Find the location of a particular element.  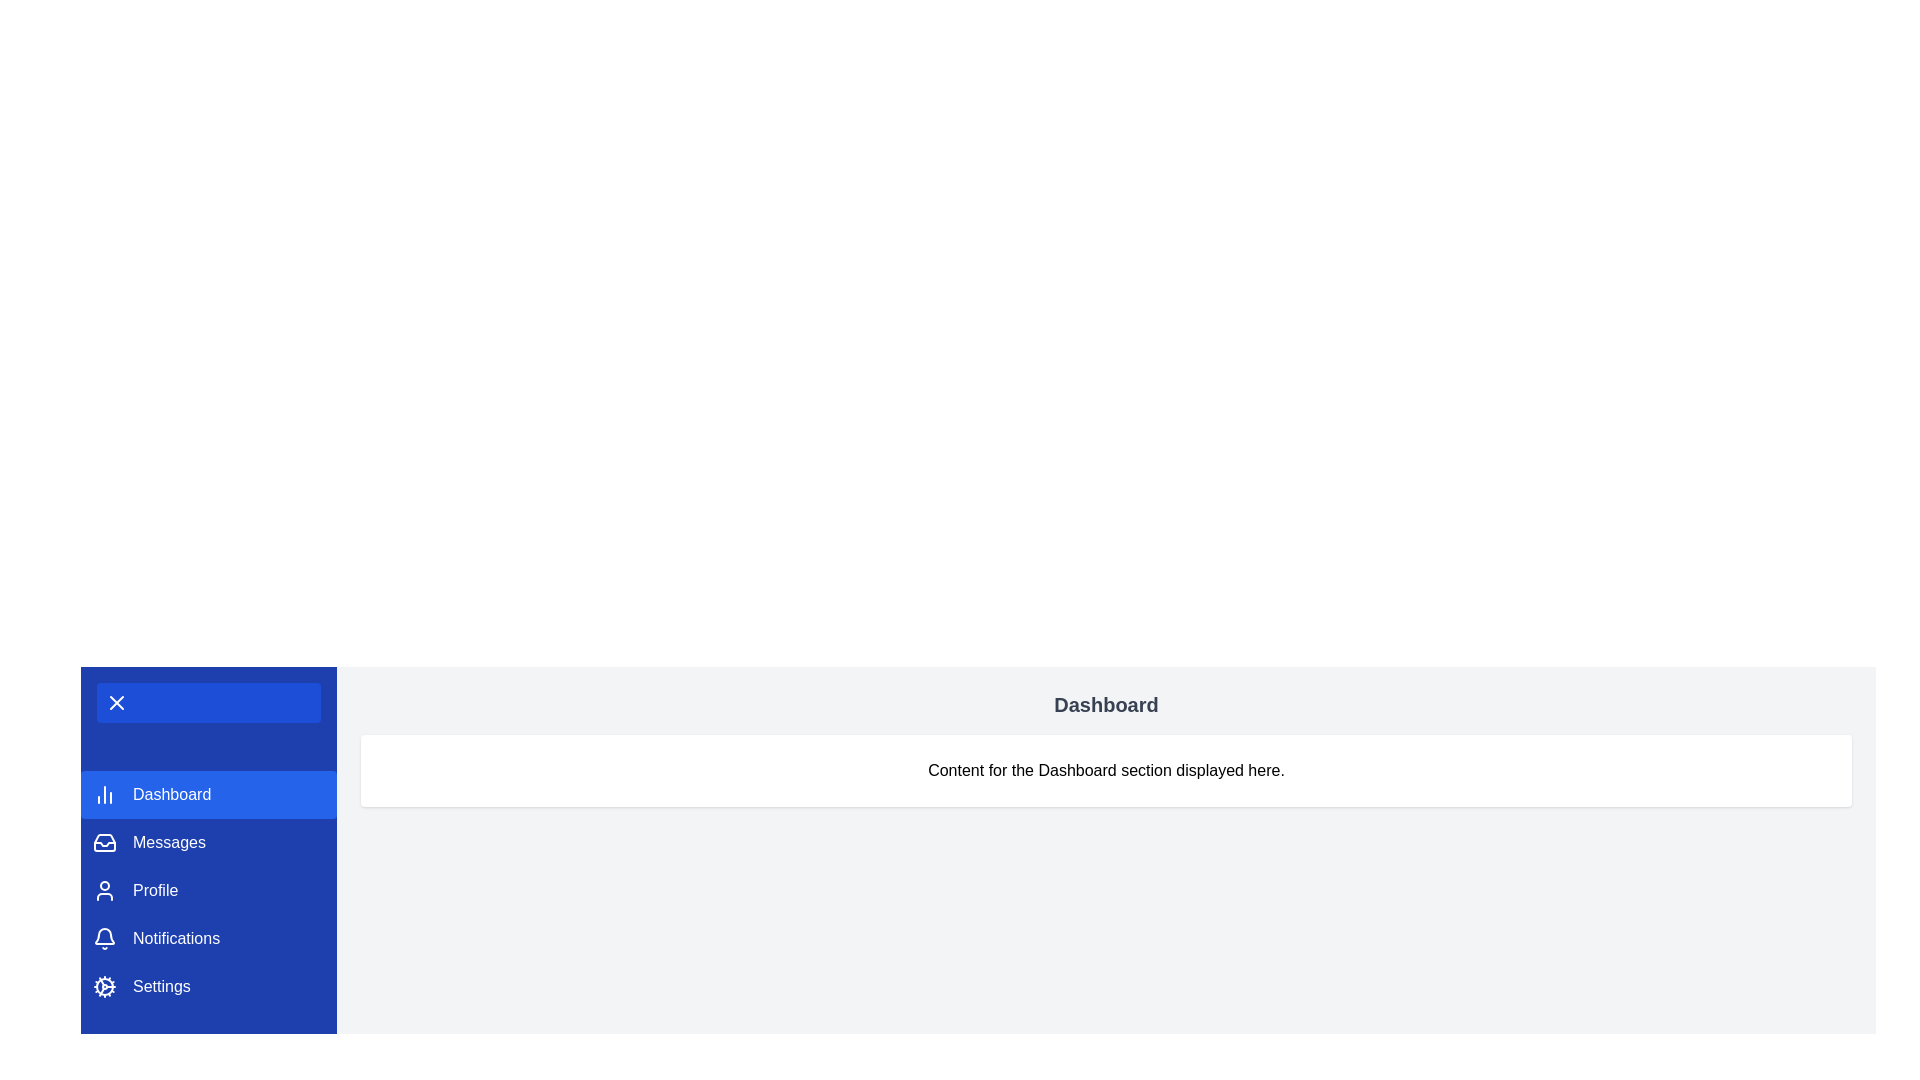

the 'Messages' menu item located in the second position of the vertical sidebar menu to activate hover effects is located at coordinates (209, 843).